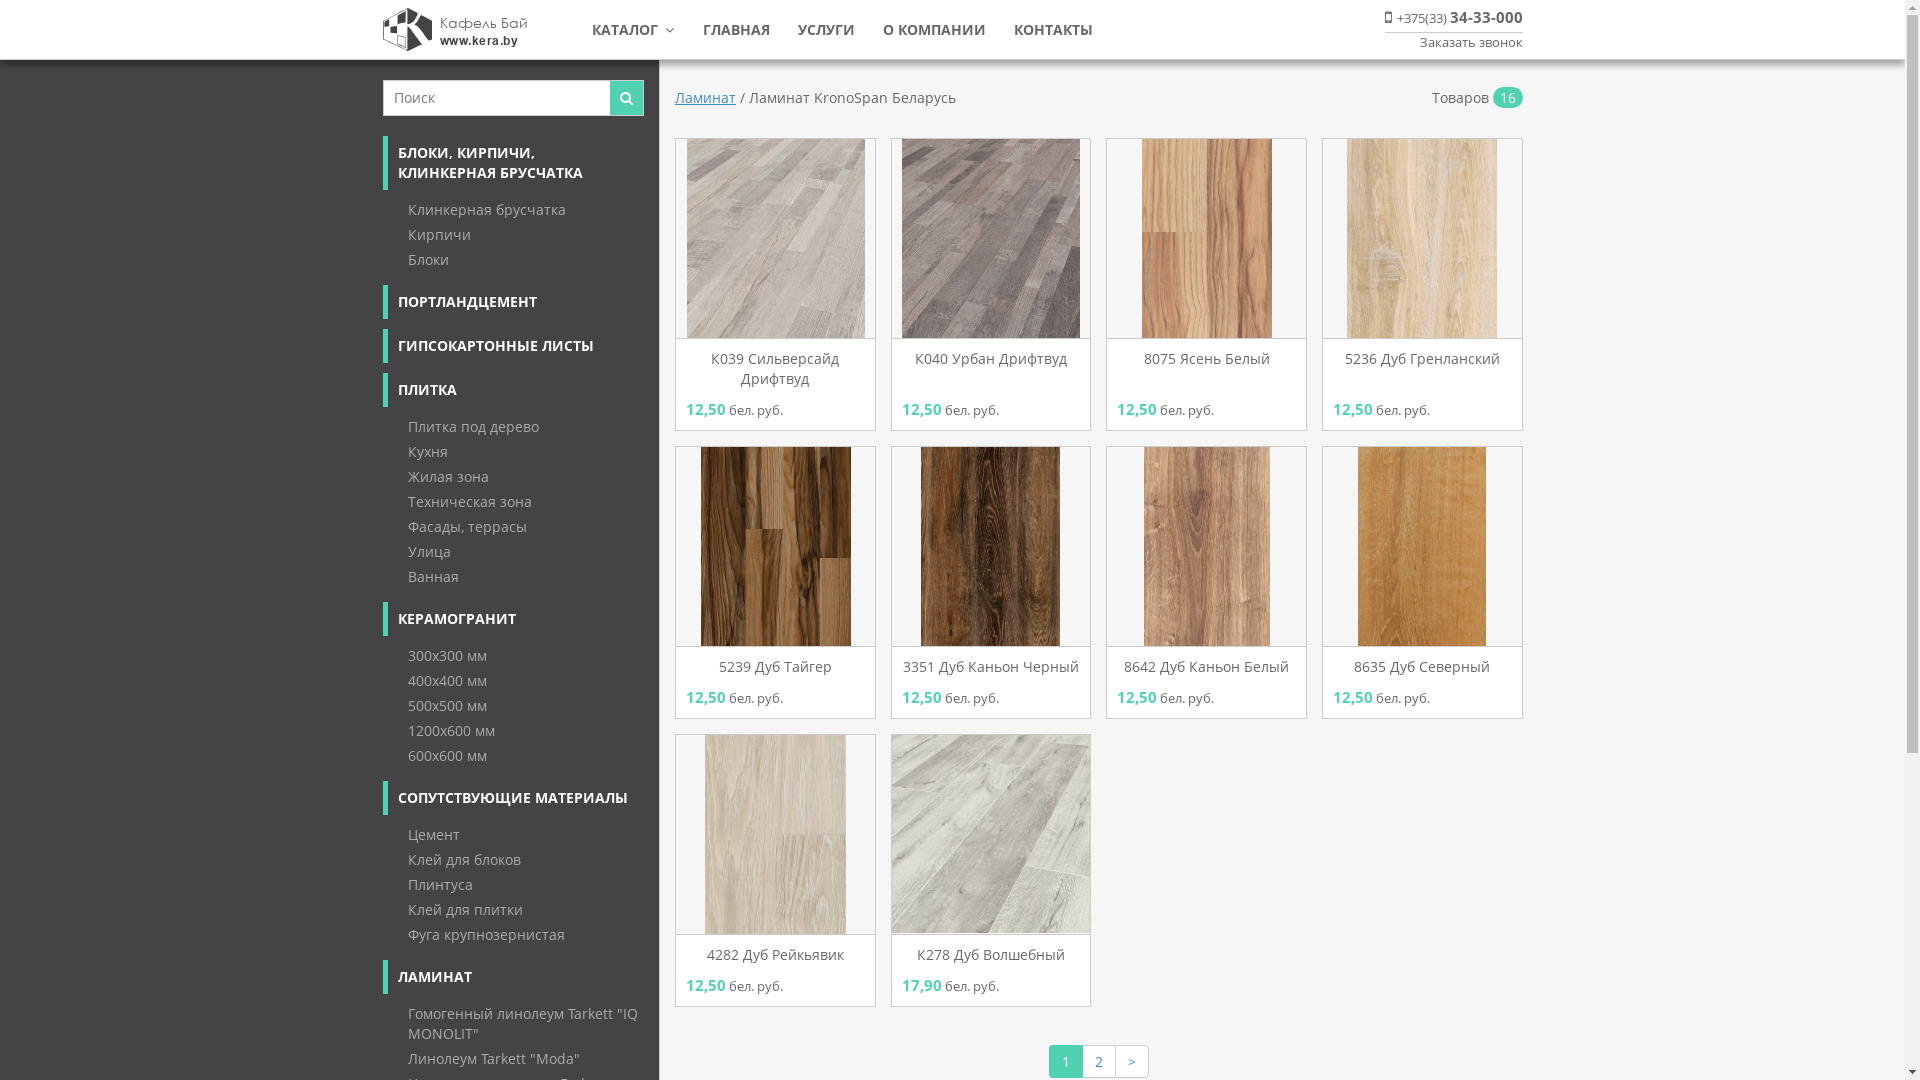  Describe the element at coordinates (1098, 1060) in the screenshot. I see `'2'` at that location.